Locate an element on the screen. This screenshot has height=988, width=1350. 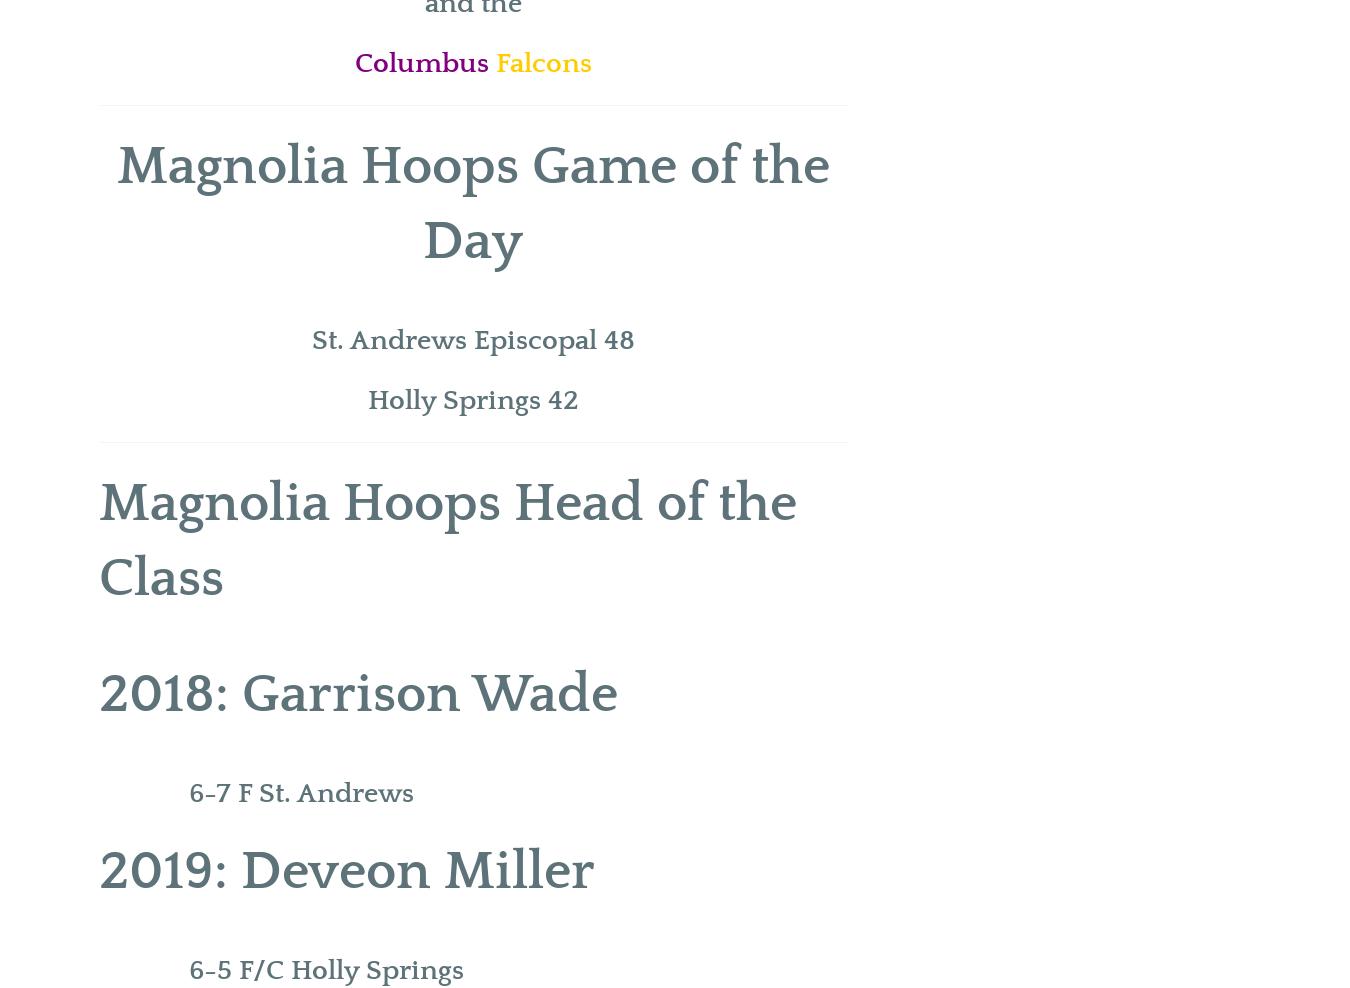
'2018: Garrison Wade' is located at coordinates (358, 694).